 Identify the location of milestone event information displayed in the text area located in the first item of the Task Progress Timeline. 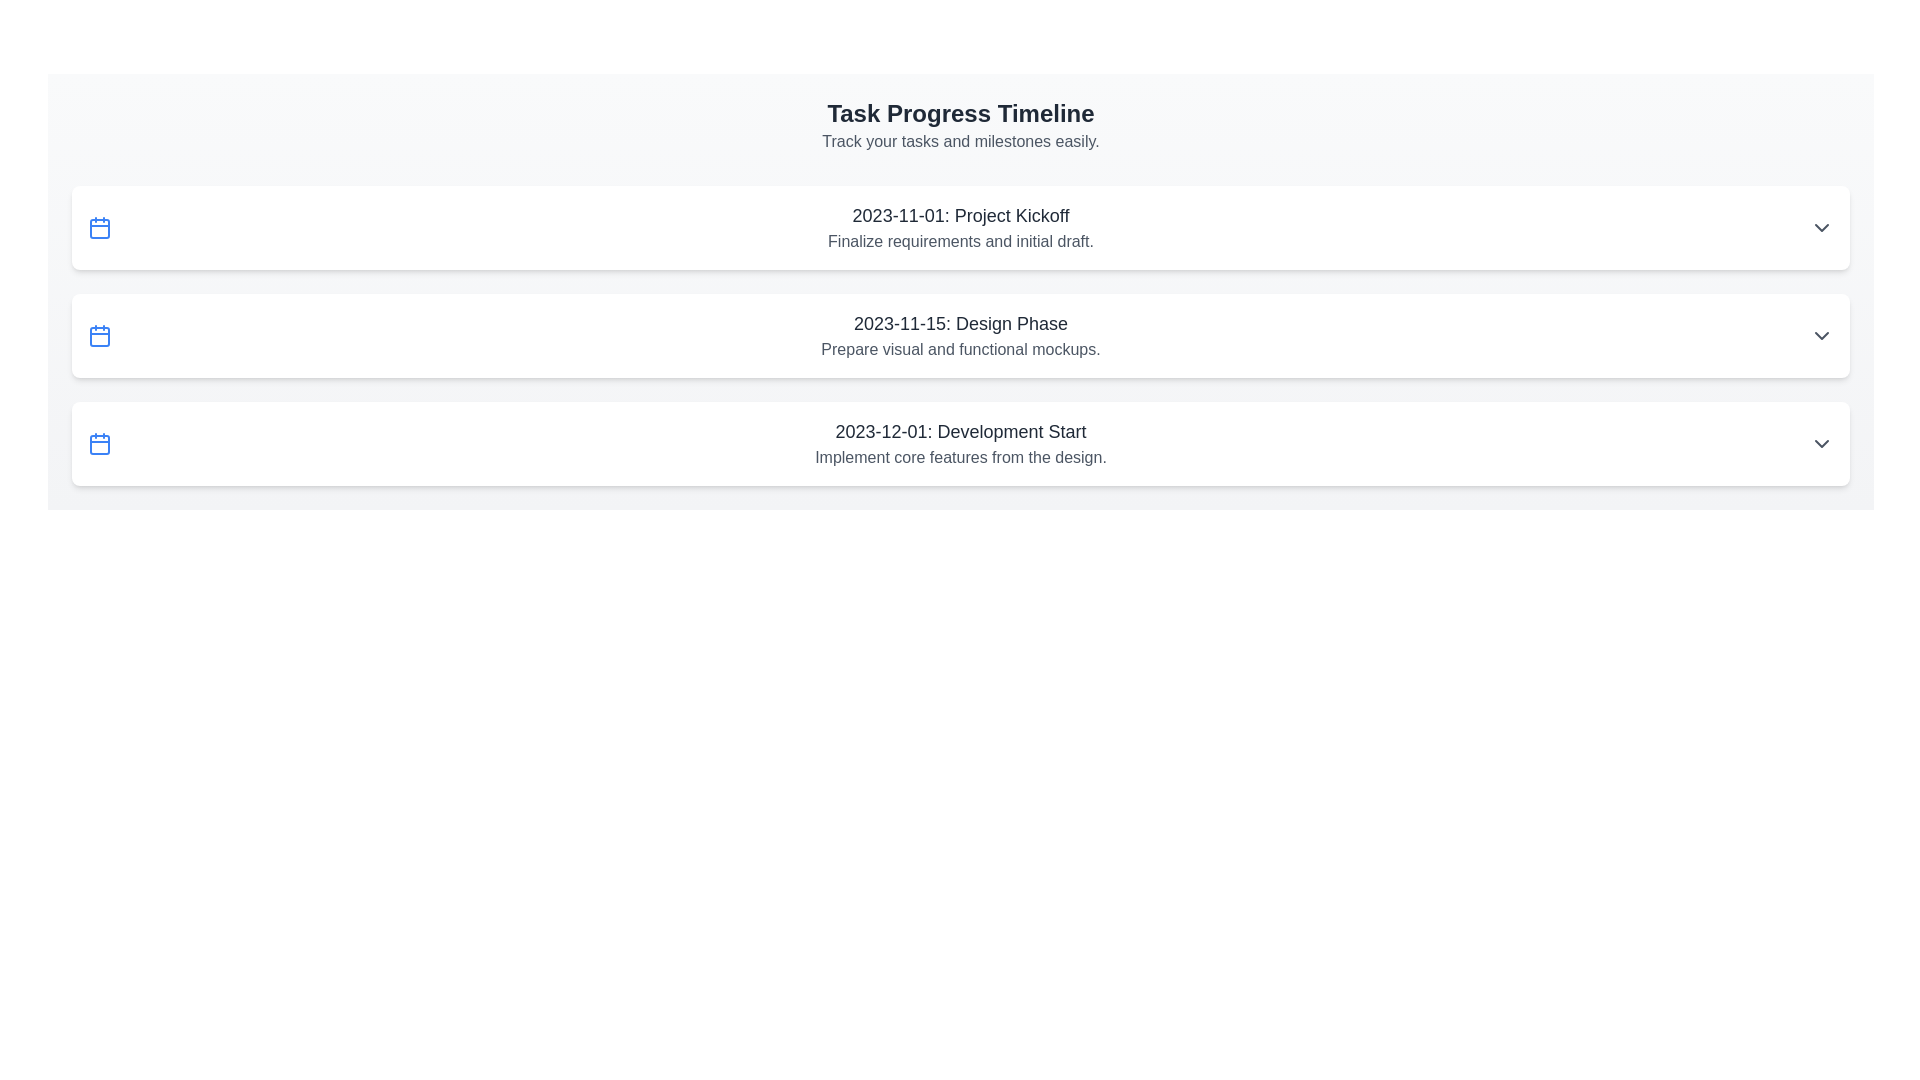
(960, 226).